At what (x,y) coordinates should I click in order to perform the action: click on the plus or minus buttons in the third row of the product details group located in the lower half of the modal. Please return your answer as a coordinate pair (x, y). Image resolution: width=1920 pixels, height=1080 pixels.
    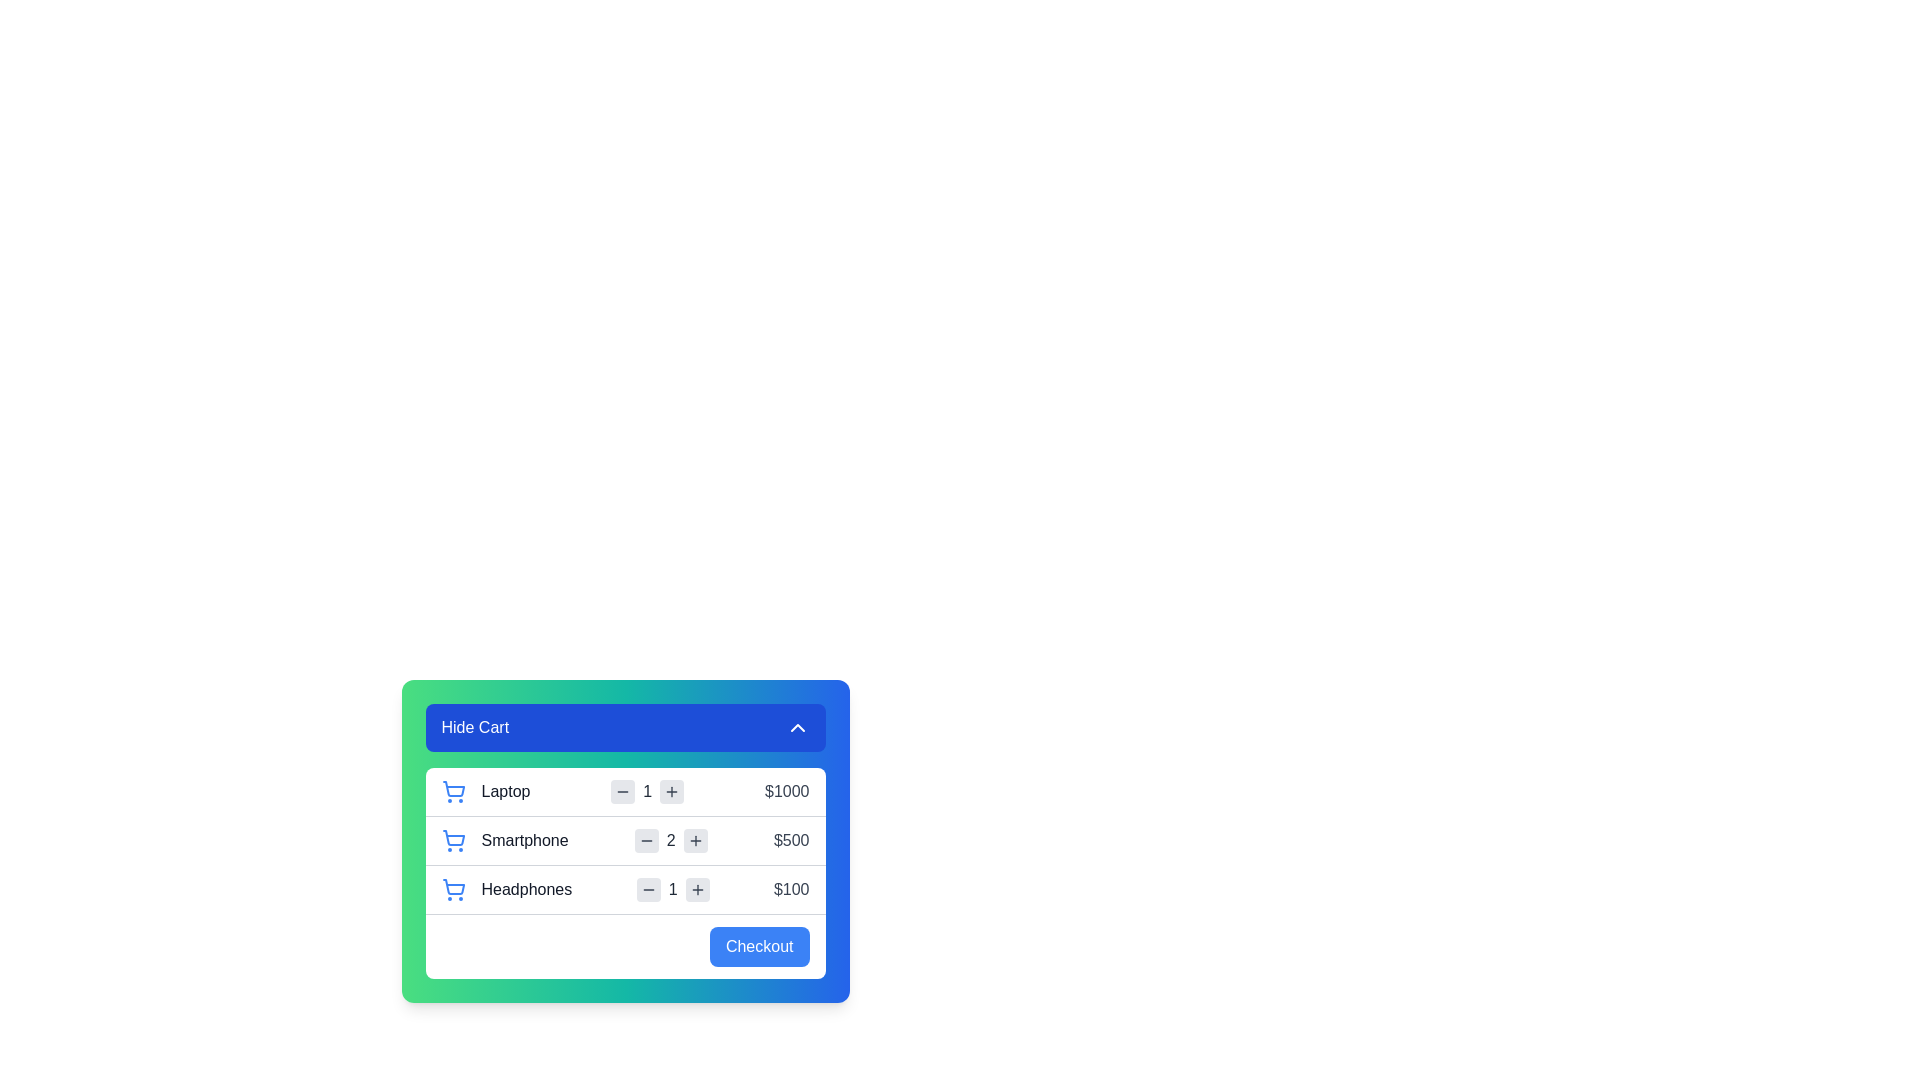
    Looking at the image, I should click on (624, 872).